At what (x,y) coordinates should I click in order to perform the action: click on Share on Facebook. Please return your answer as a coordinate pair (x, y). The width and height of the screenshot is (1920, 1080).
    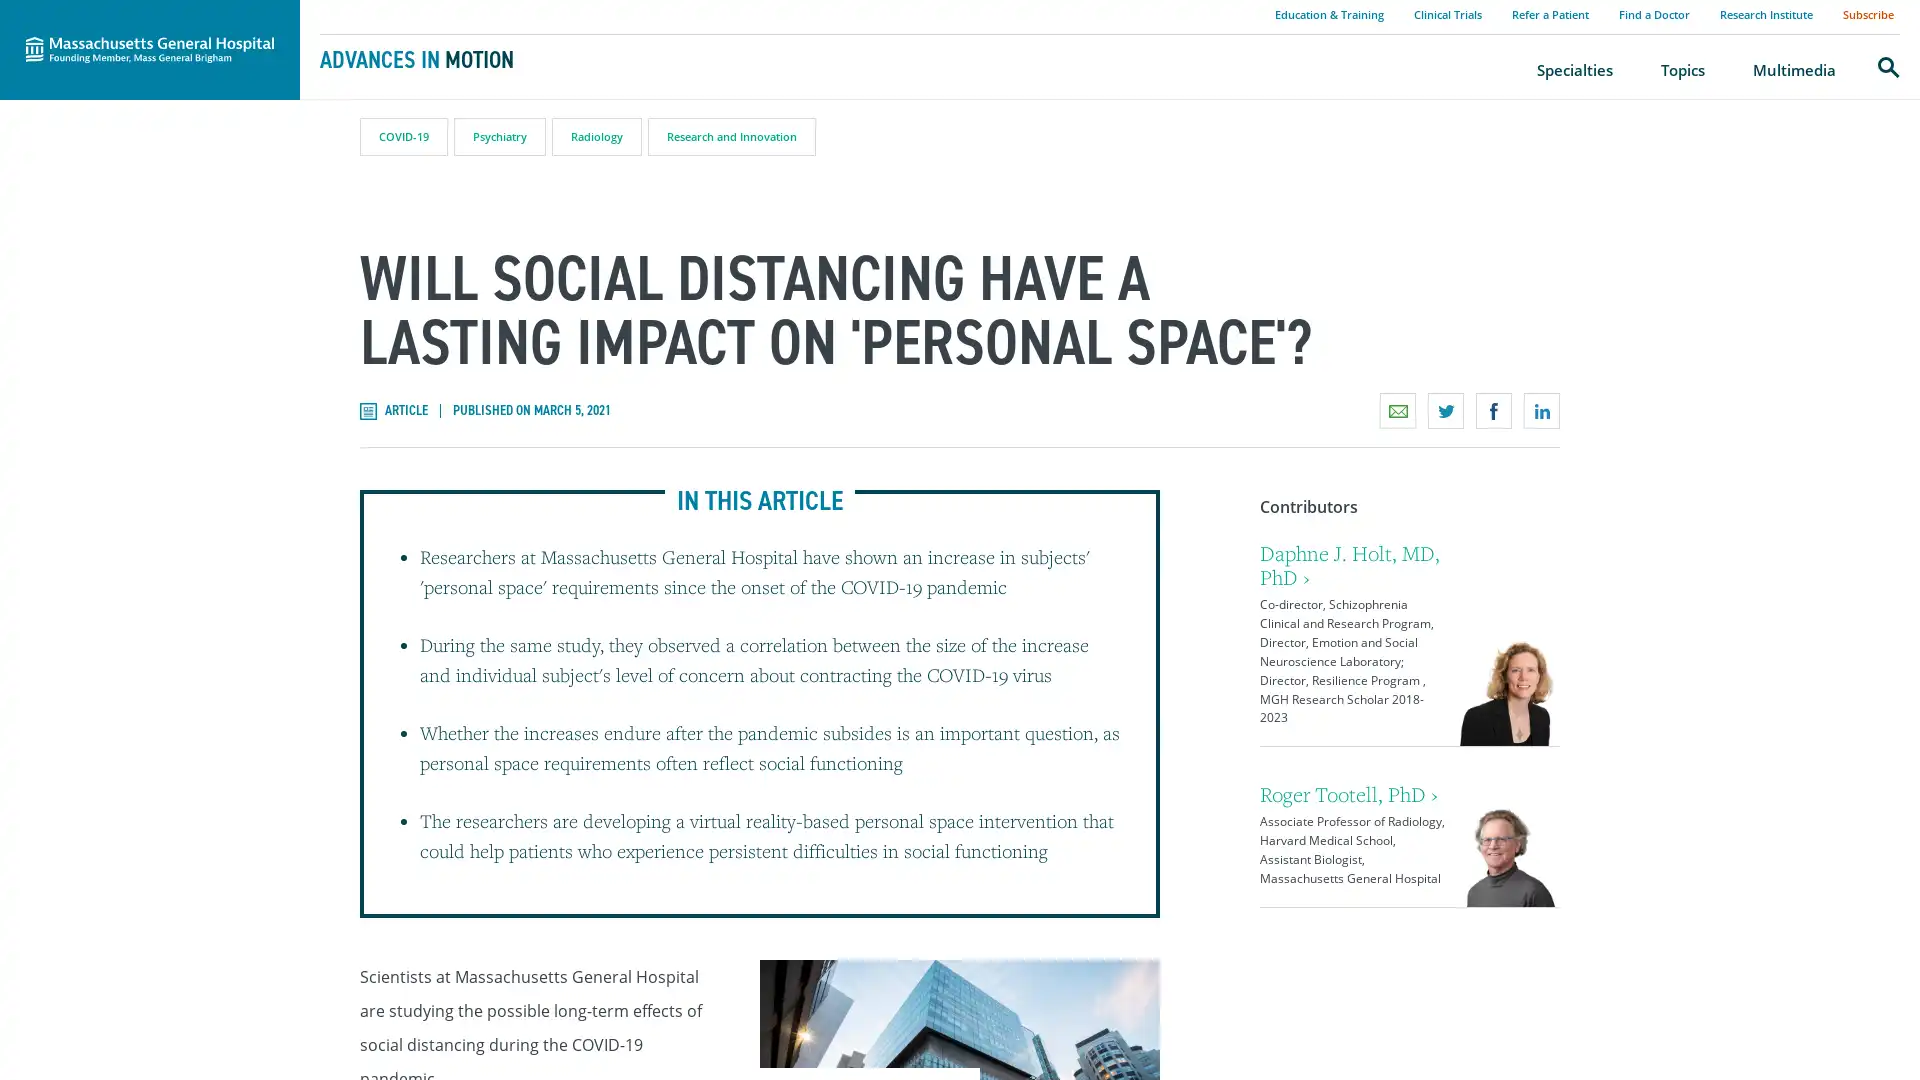
    Looking at the image, I should click on (1493, 410).